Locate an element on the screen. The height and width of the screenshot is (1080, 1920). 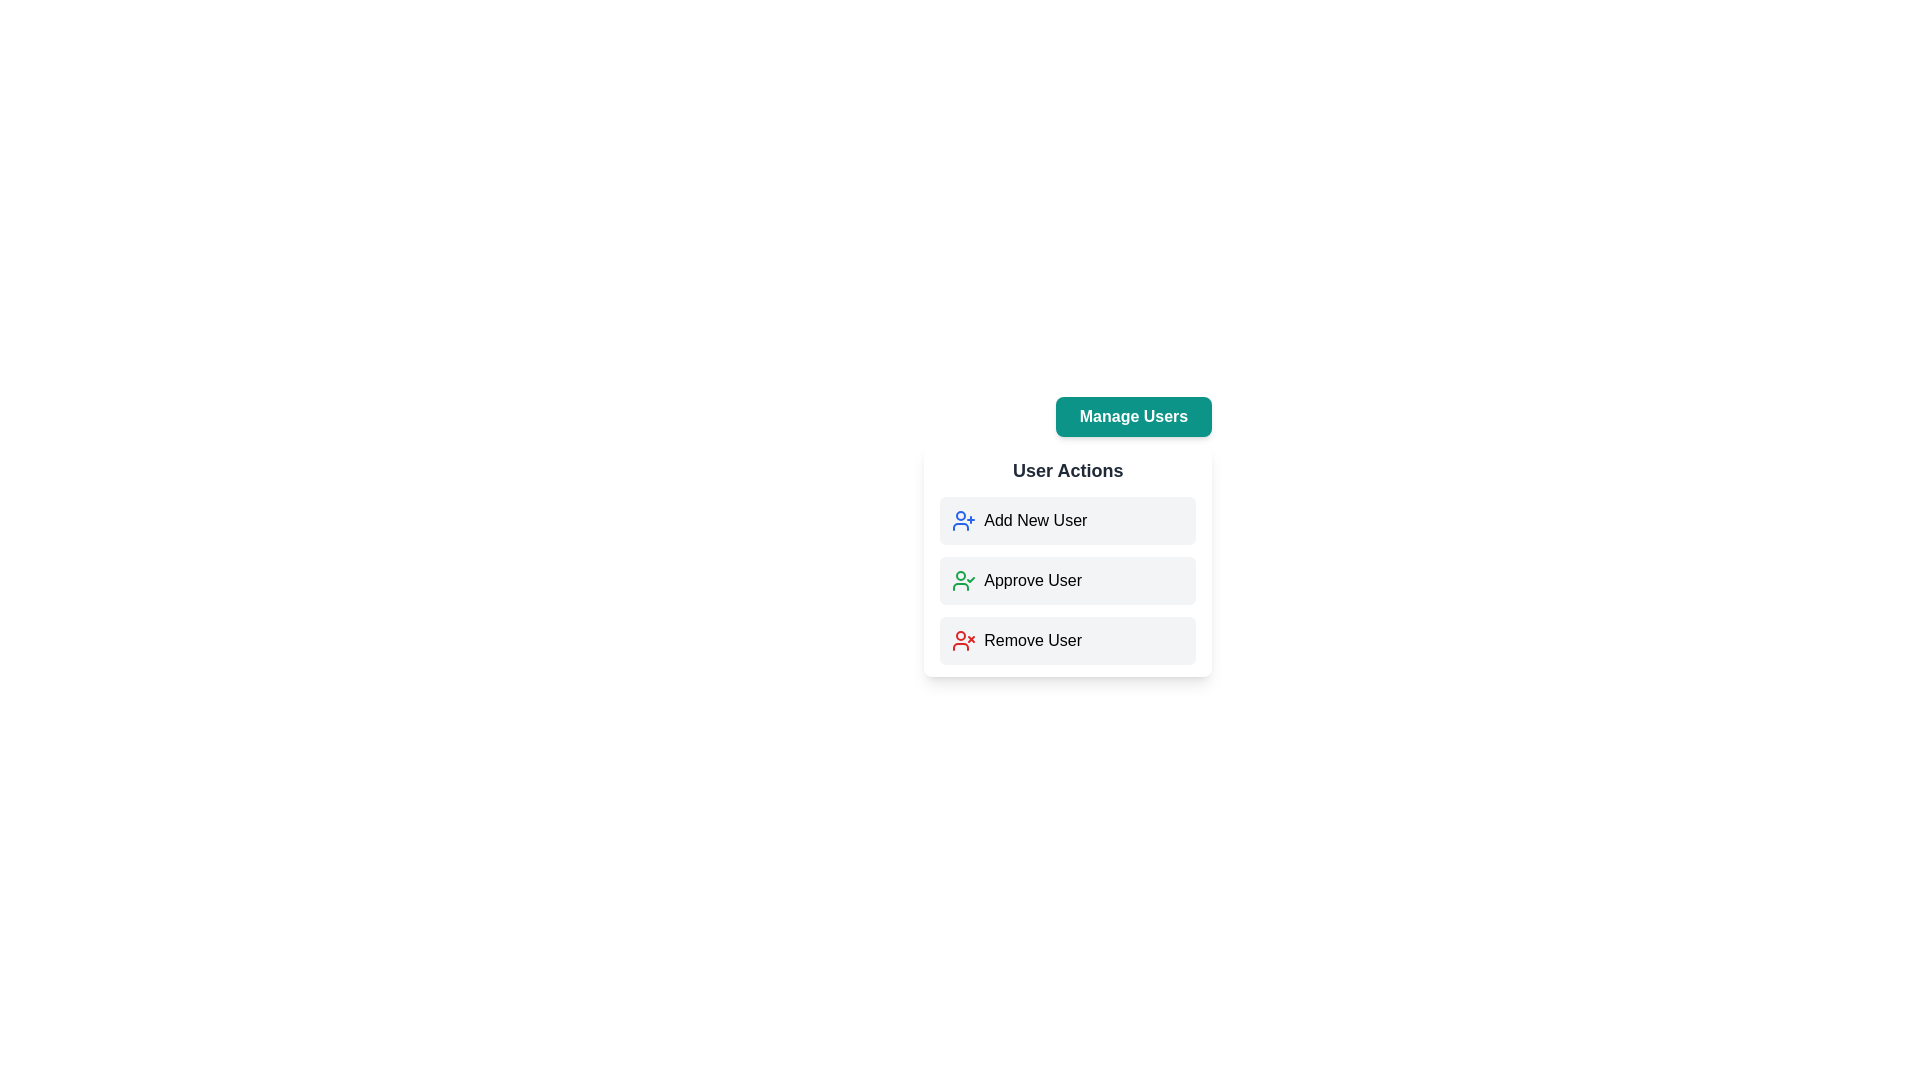
the approve button located in the 'User Actions' panel, positioned vertically between 'Add New User' and 'Remove User' is located at coordinates (1067, 581).